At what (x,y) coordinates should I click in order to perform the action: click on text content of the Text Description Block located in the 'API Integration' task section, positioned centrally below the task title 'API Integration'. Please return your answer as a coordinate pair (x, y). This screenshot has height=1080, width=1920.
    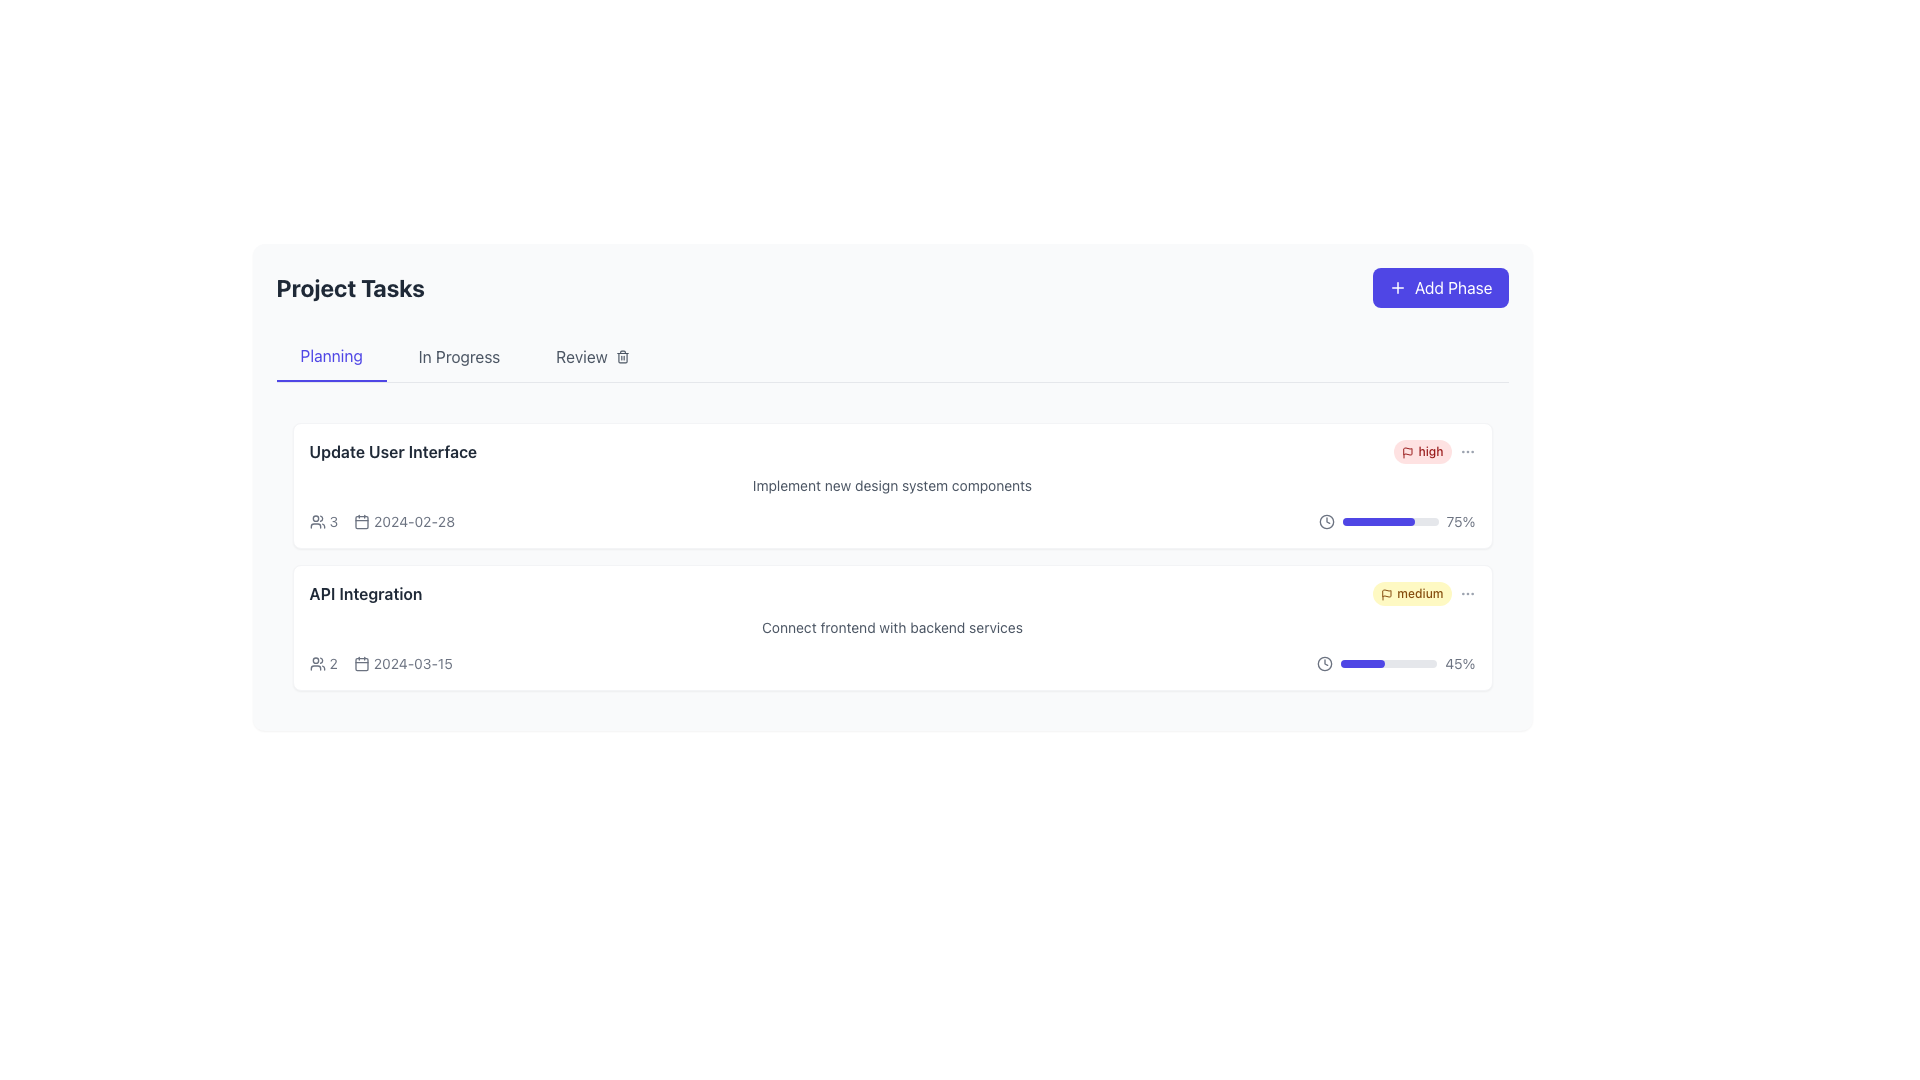
    Looking at the image, I should click on (891, 627).